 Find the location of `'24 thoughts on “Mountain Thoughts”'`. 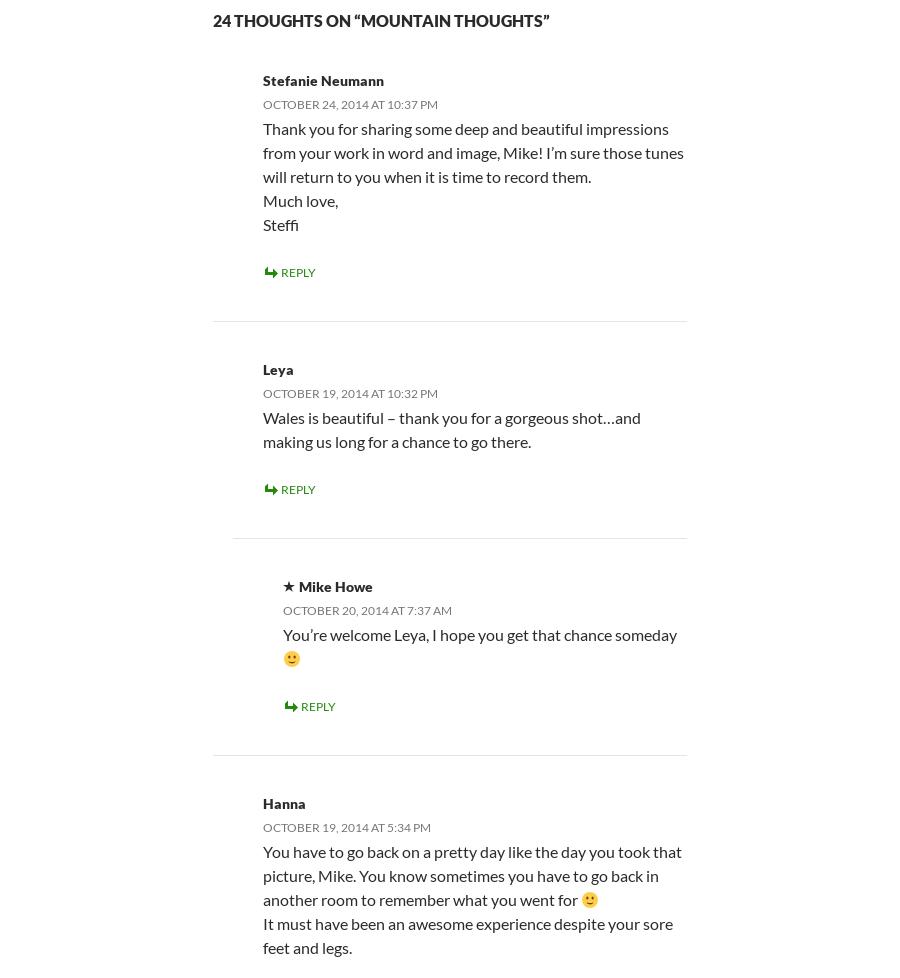

'24 thoughts on “Mountain Thoughts”' is located at coordinates (381, 19).